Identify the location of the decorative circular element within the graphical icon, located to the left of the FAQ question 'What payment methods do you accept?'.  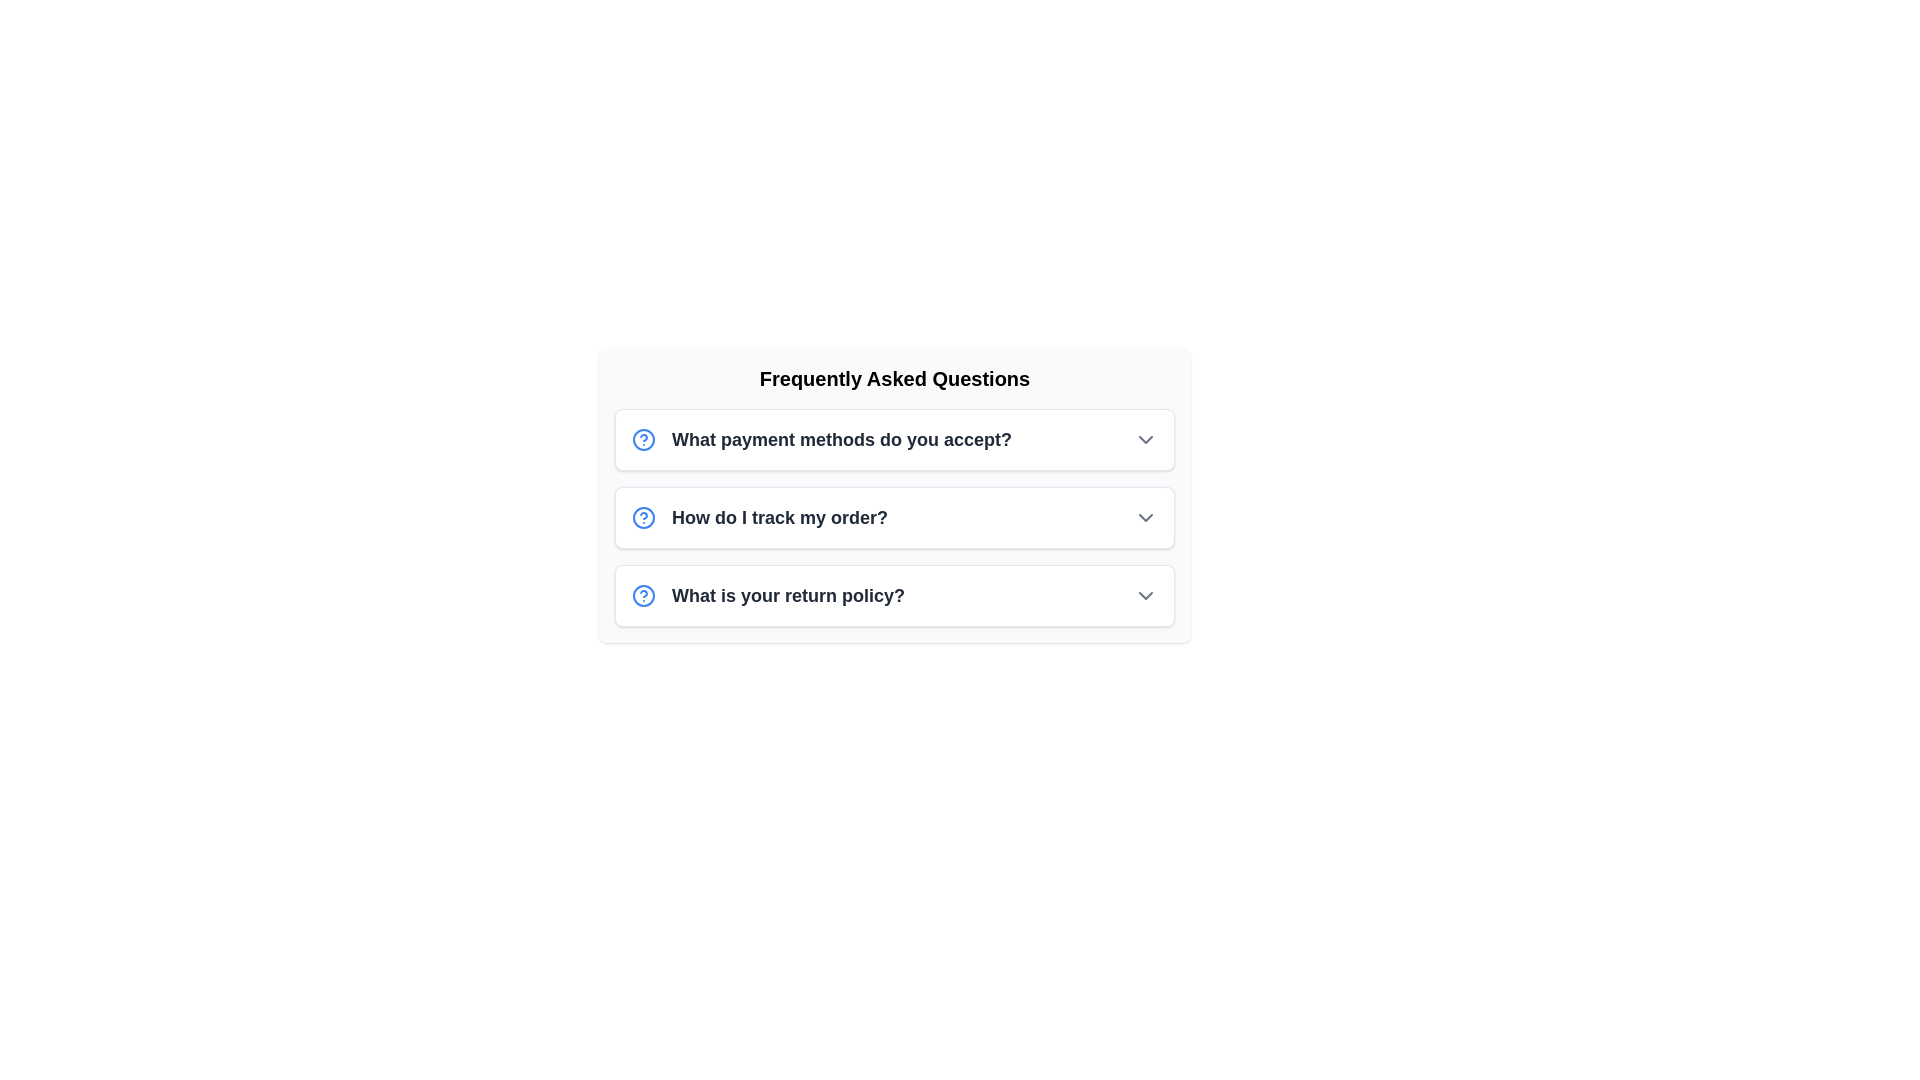
(643, 438).